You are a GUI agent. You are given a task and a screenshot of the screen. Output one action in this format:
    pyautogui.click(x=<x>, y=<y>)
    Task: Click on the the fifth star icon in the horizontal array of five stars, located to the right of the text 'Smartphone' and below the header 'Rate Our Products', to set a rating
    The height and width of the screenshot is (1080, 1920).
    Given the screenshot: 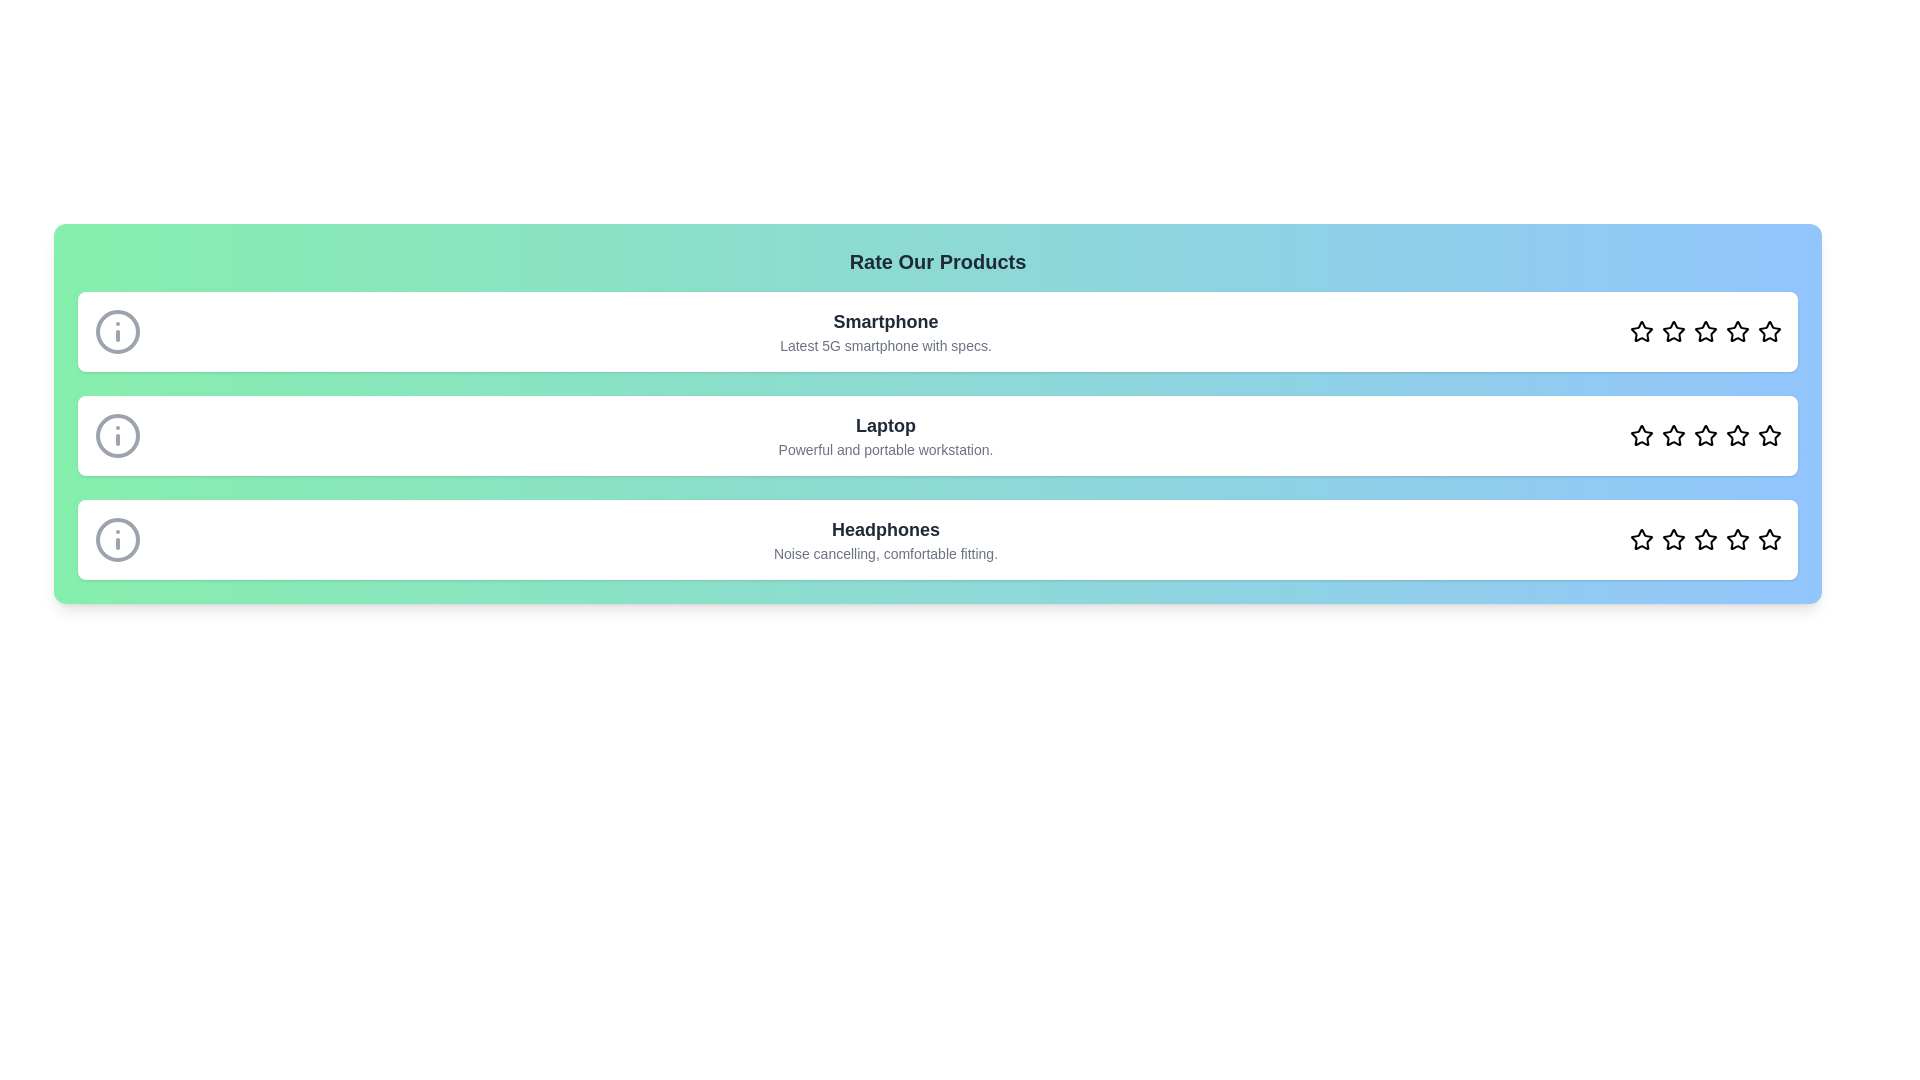 What is the action you would take?
    pyautogui.click(x=1770, y=330)
    